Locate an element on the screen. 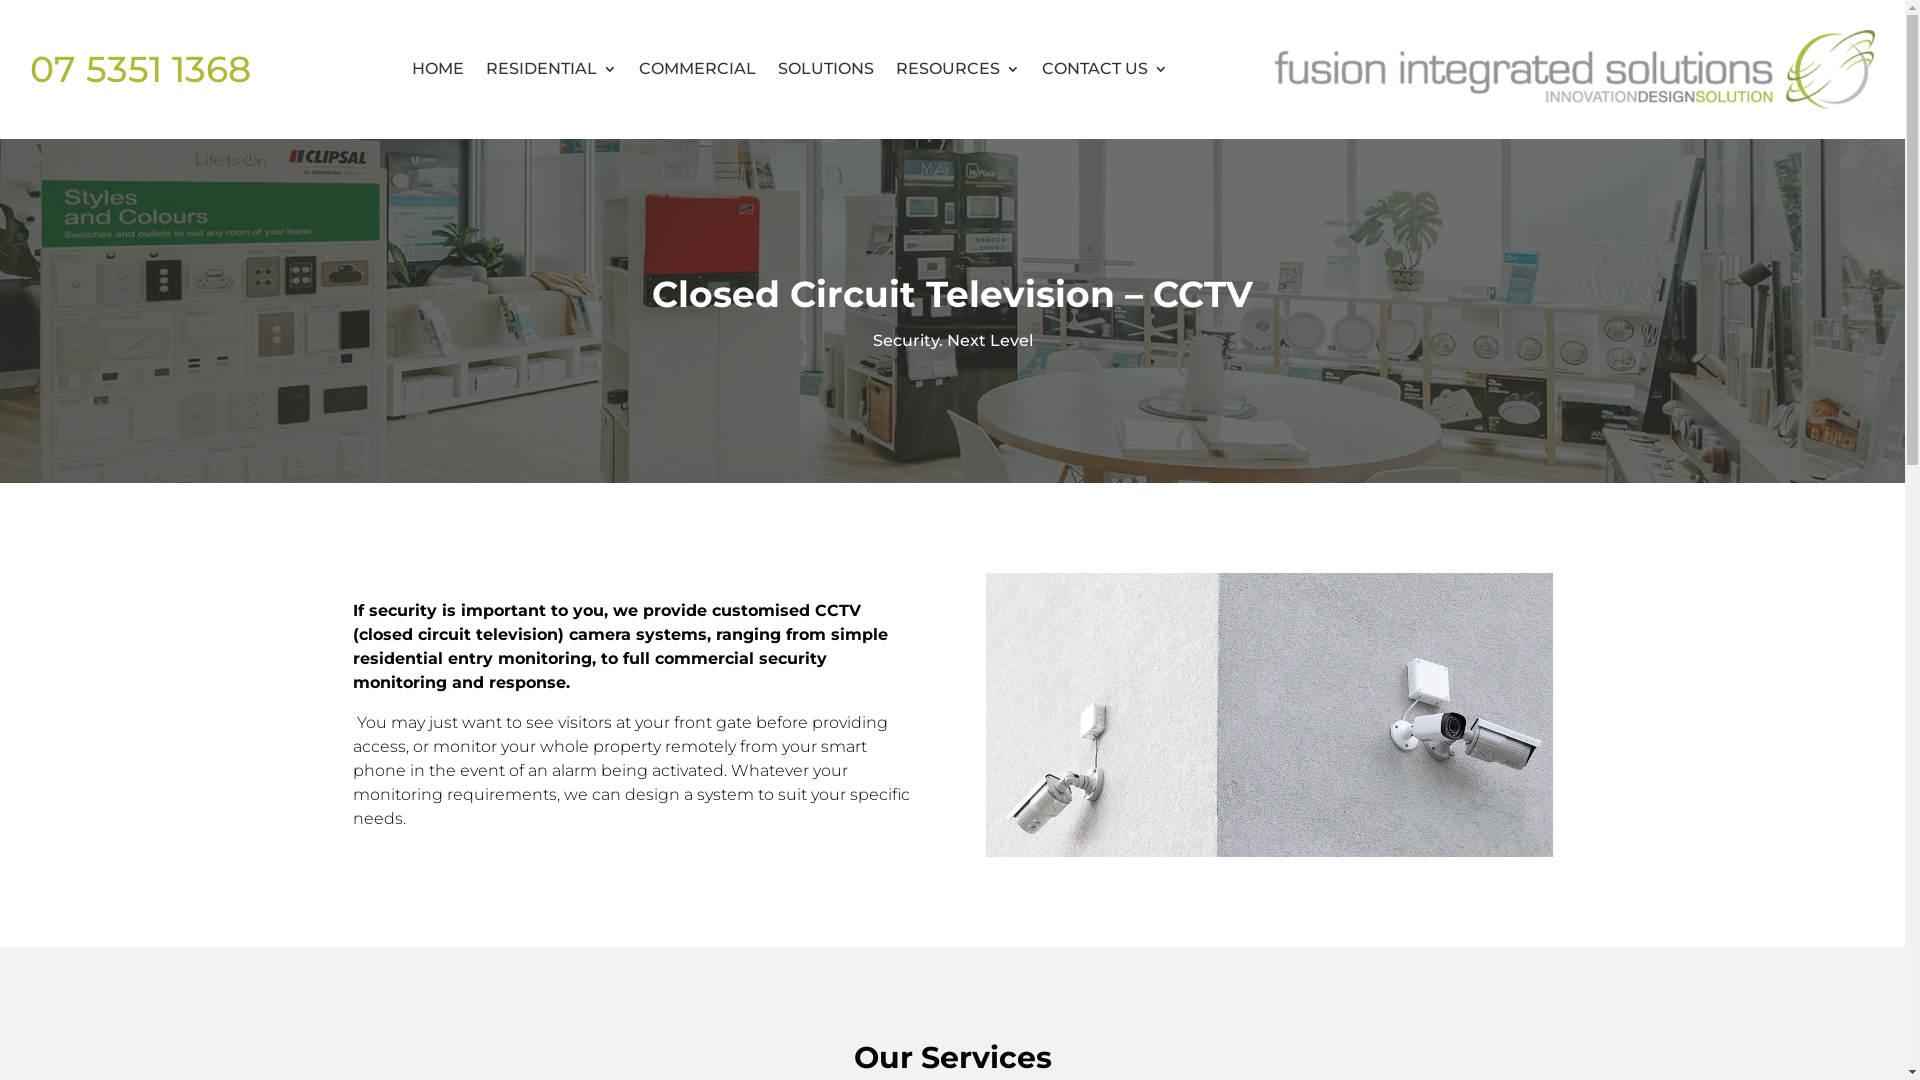 The image size is (1920, 1080). 'HOME' is located at coordinates (436, 68).